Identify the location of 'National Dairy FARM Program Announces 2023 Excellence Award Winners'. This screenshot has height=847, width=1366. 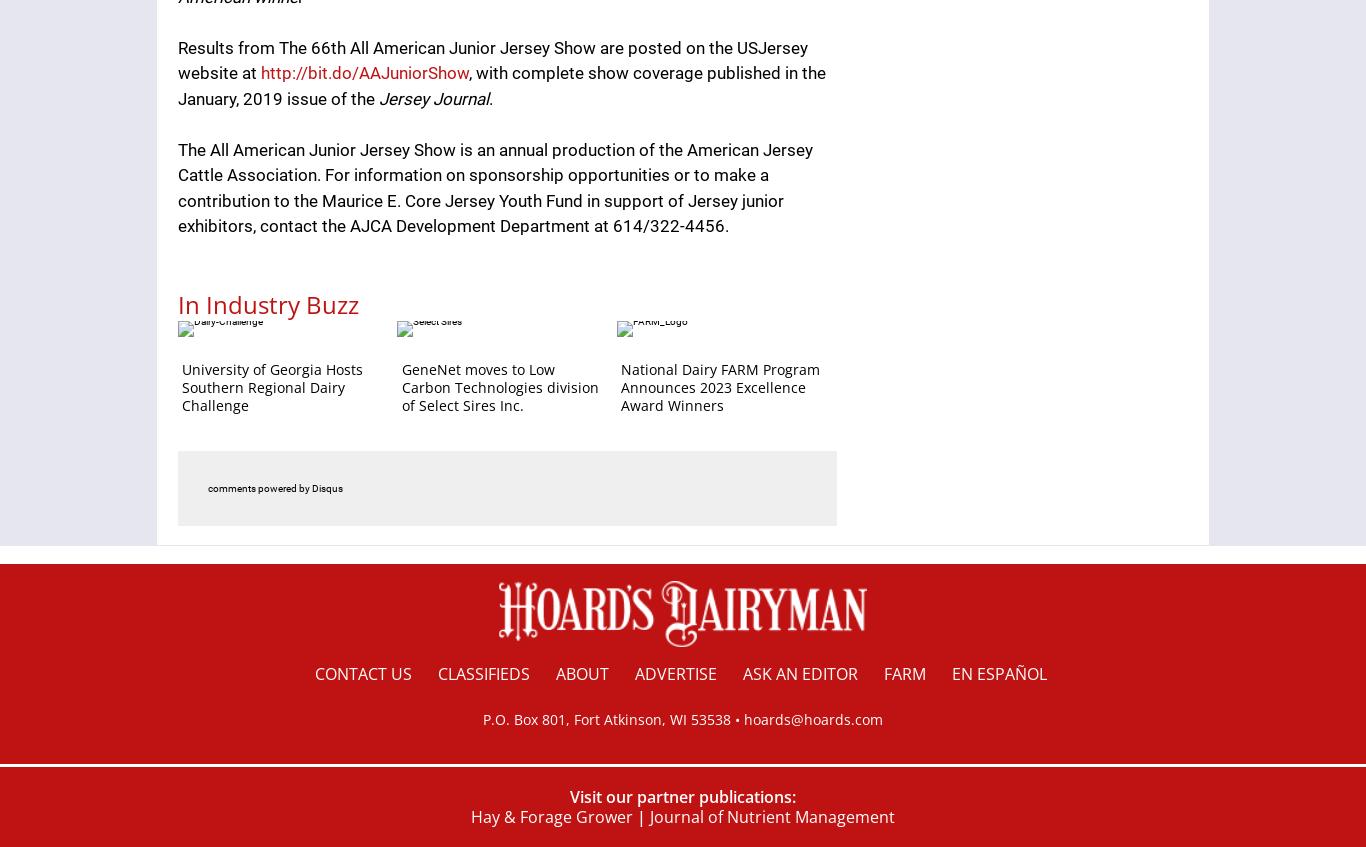
(720, 385).